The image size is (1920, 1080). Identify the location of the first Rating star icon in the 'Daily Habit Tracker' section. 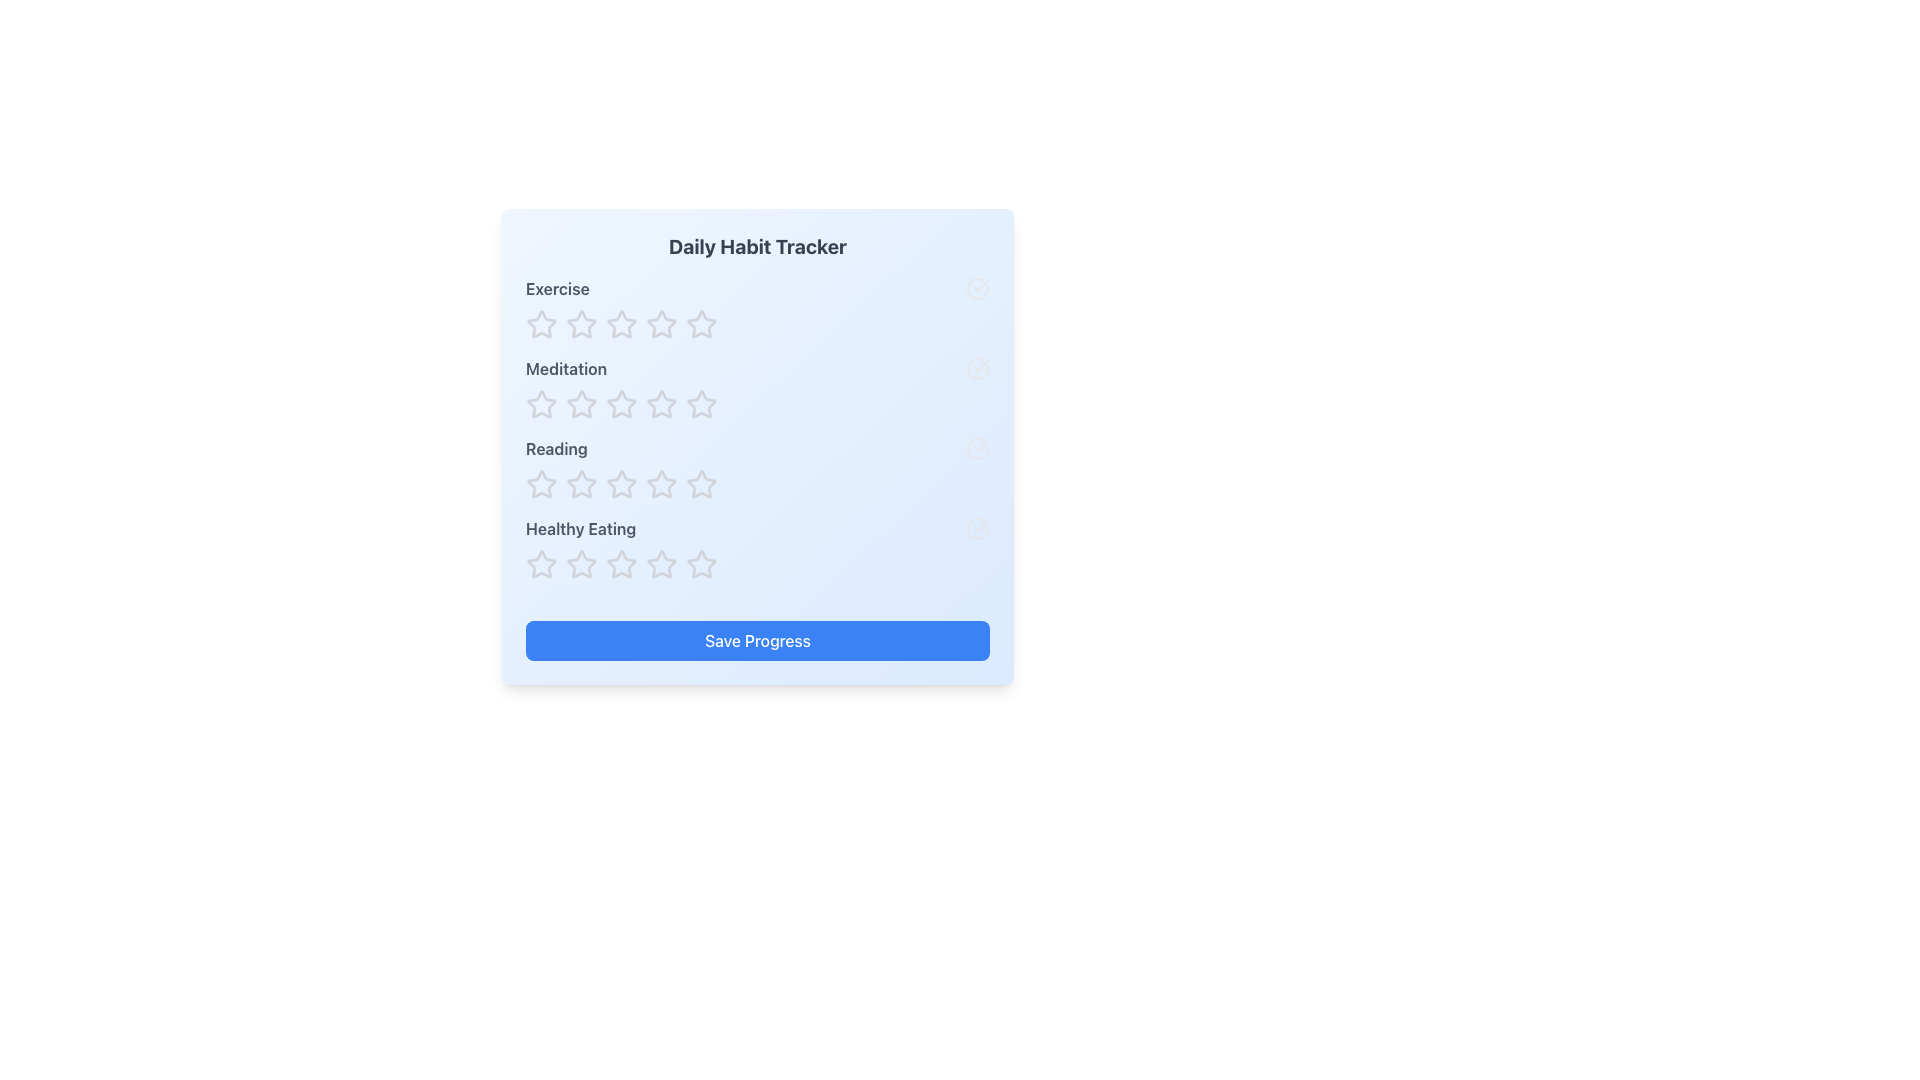
(542, 323).